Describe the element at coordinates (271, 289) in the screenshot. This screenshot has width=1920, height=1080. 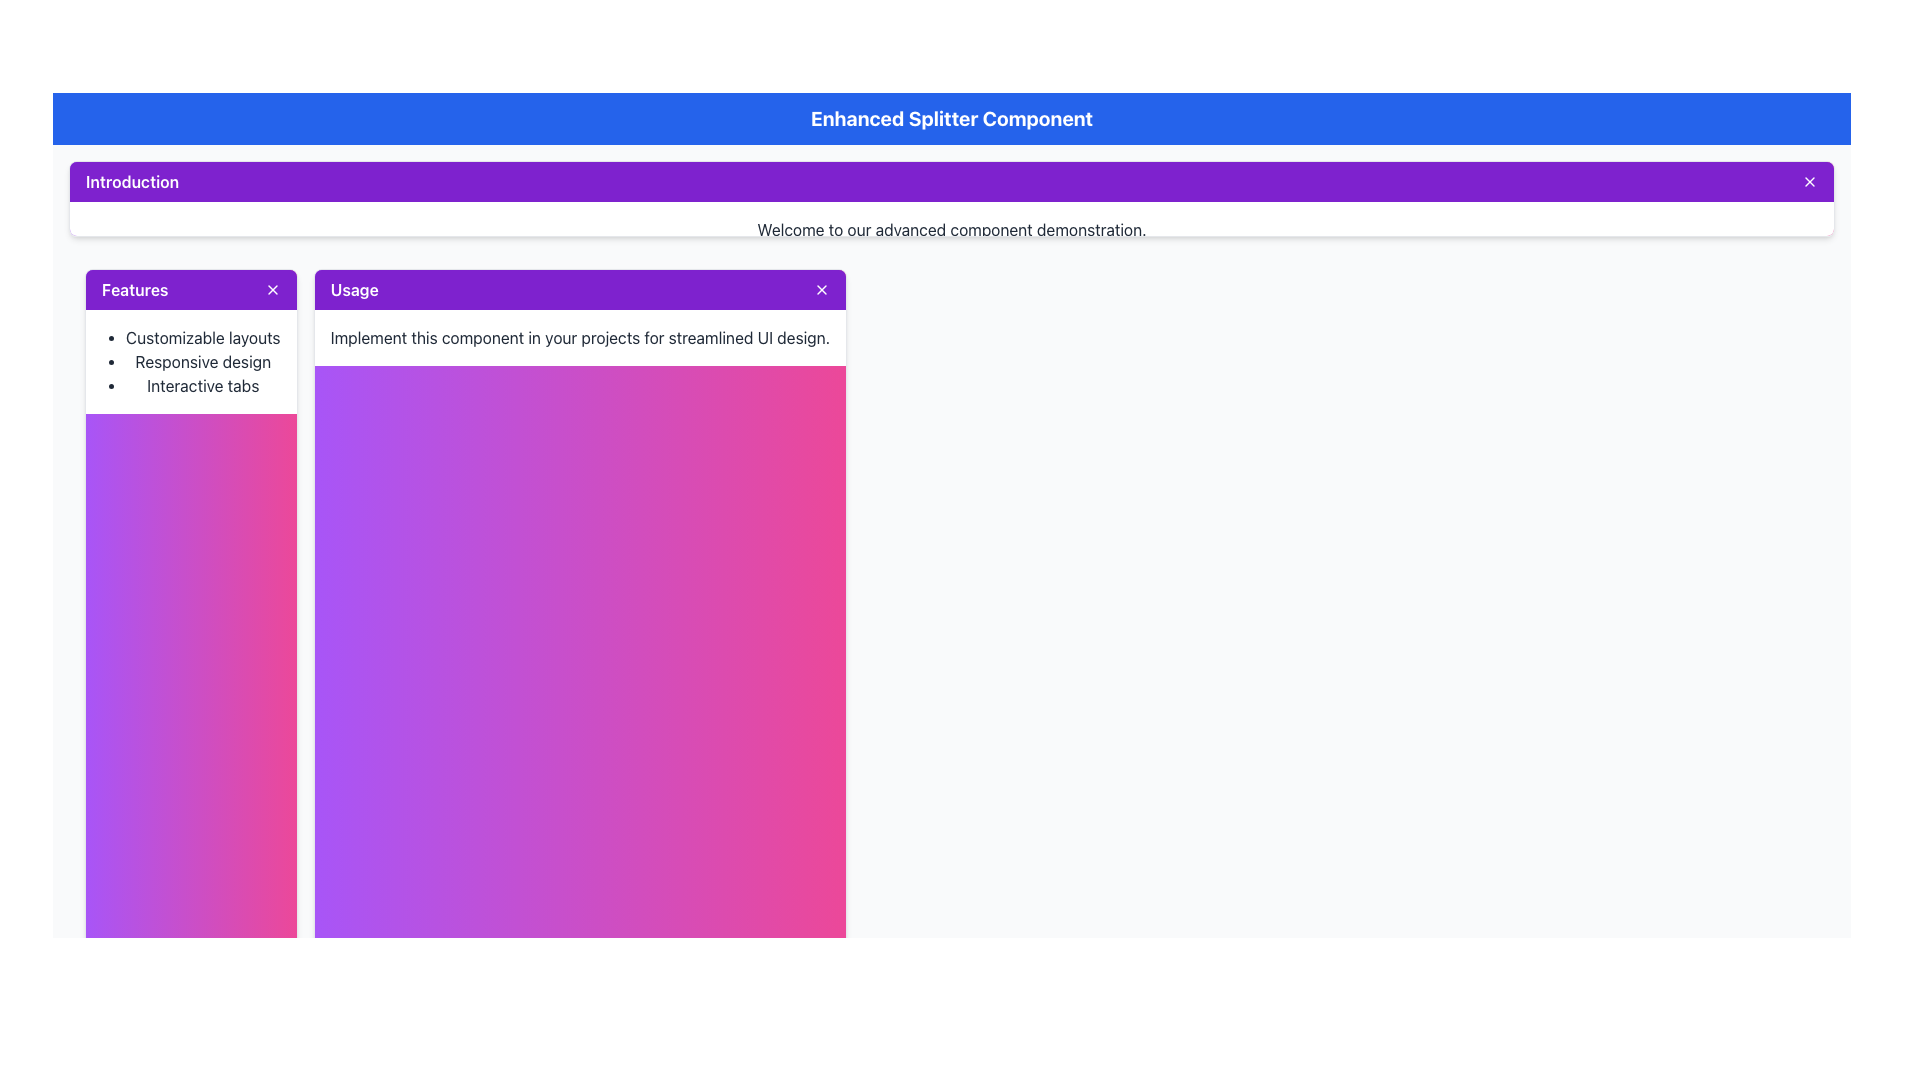
I see `the white 'X' icon button located in the upper-right corner of the 'Features' section` at that location.